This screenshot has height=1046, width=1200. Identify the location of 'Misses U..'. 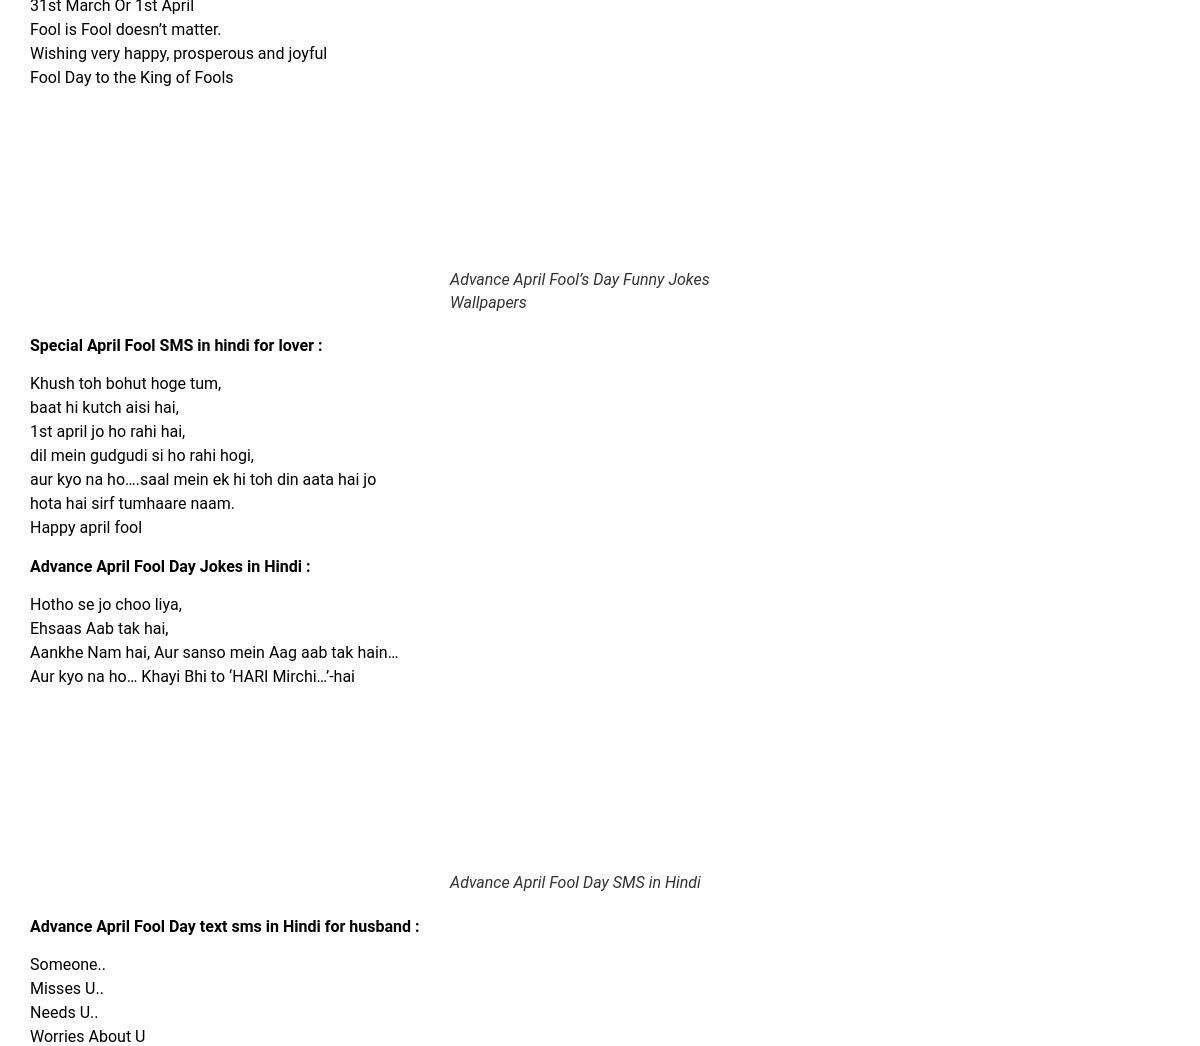
(66, 987).